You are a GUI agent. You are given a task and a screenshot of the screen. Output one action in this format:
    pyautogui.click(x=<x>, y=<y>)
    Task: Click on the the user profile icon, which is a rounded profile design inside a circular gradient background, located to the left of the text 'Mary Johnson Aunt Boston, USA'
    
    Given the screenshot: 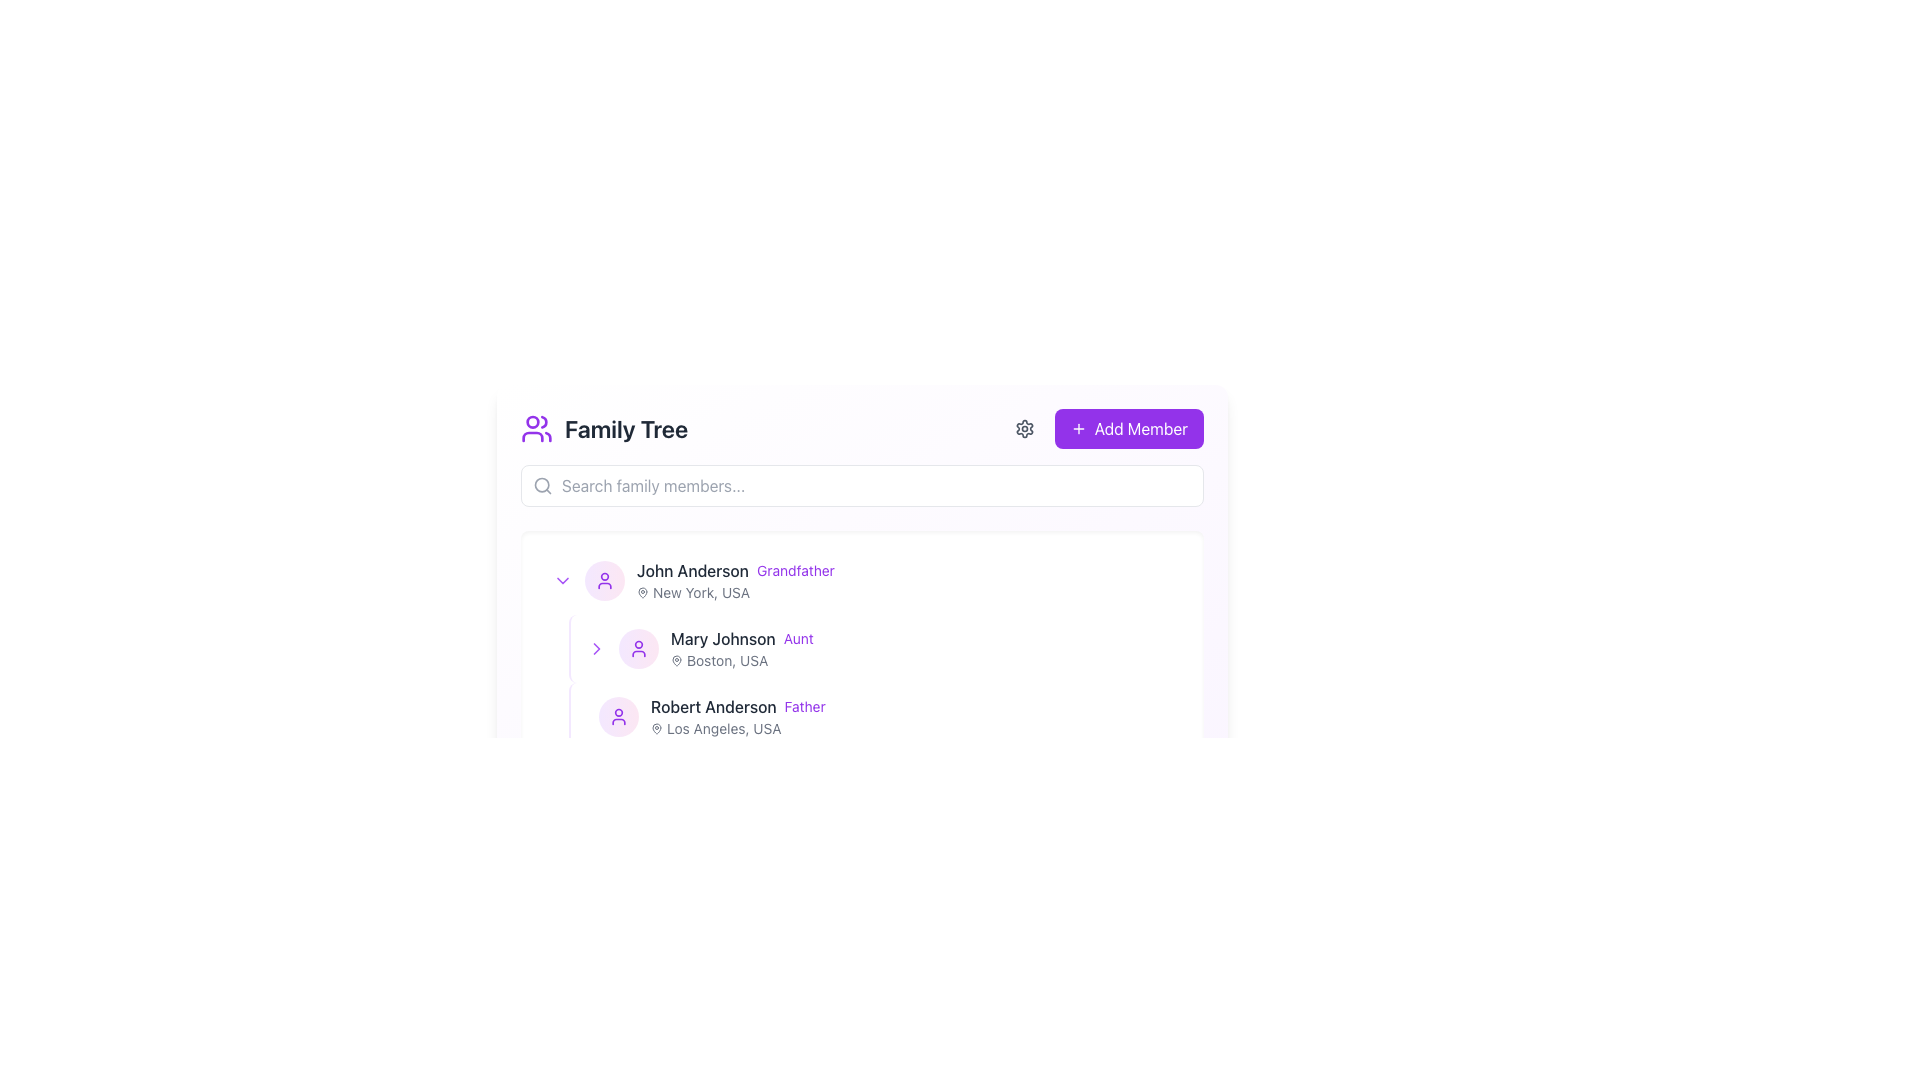 What is the action you would take?
    pyautogui.click(x=637, y=648)
    